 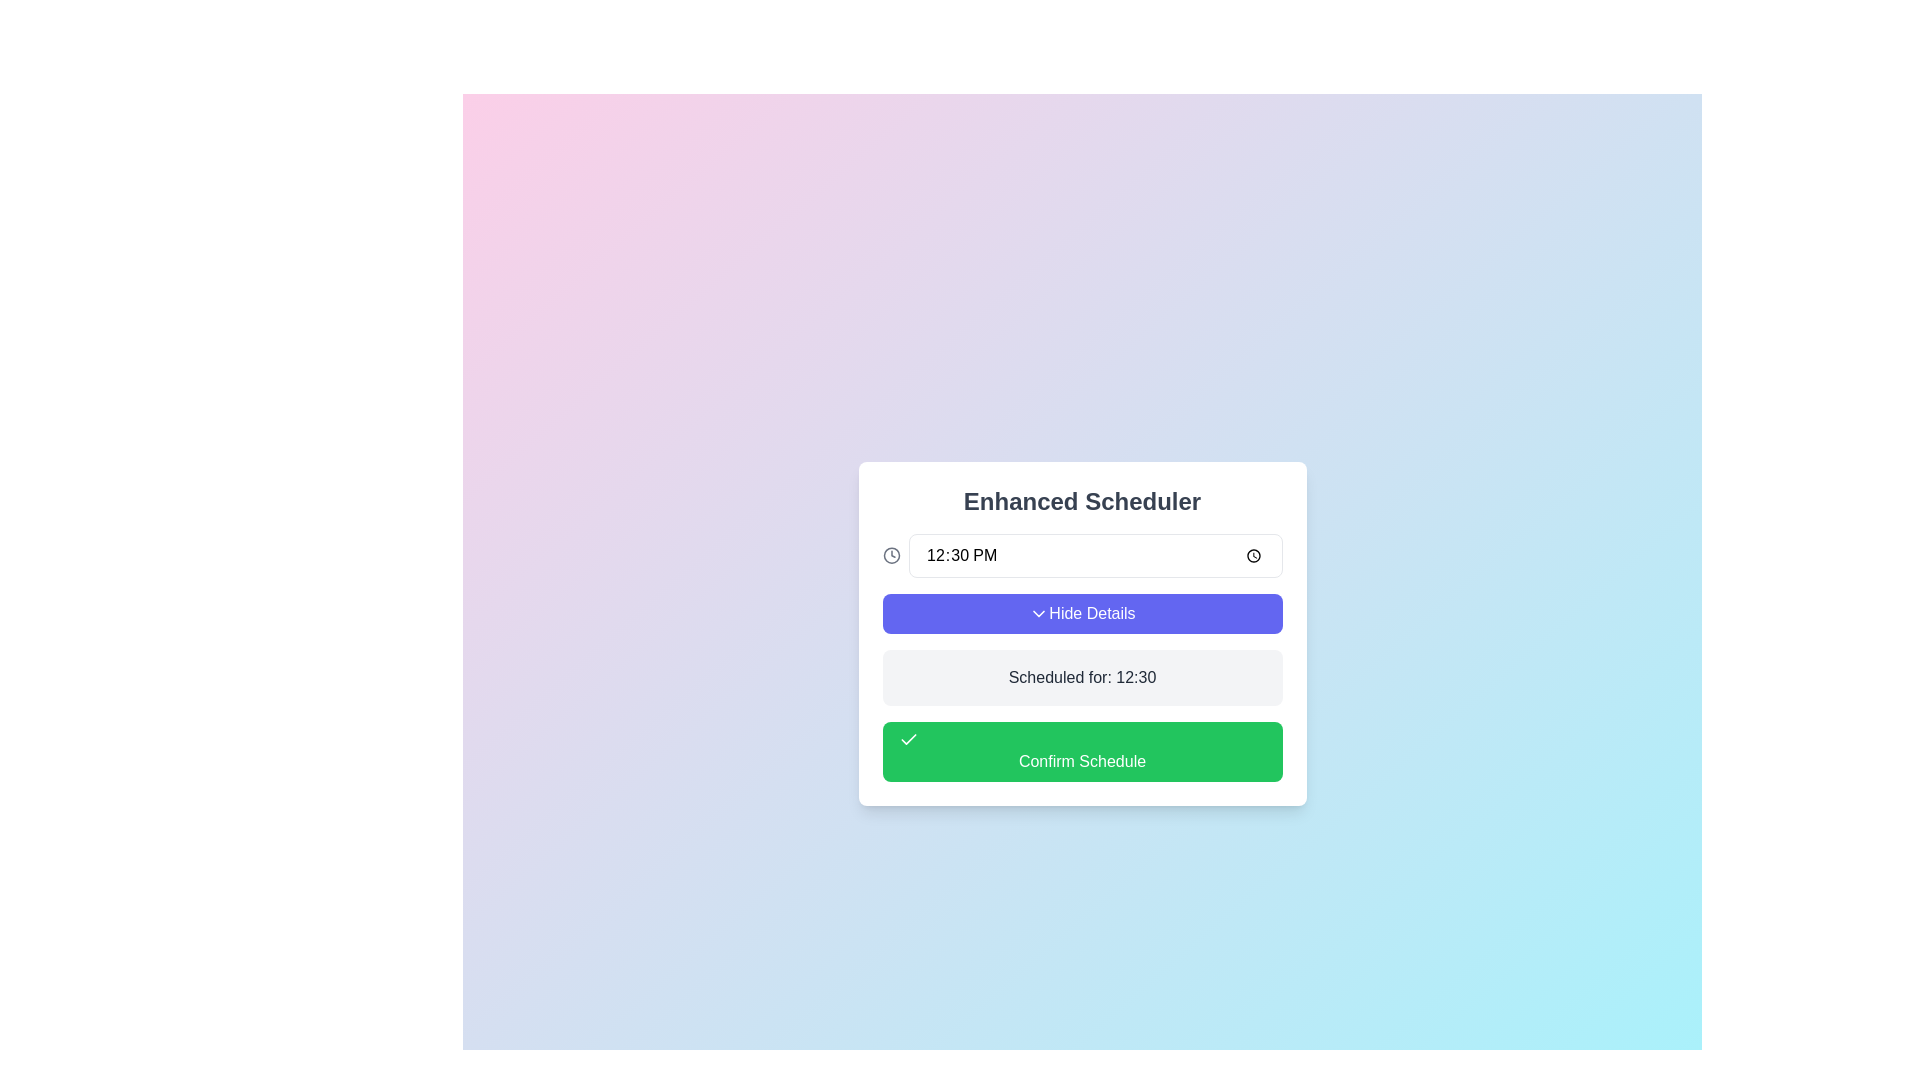 What do you see at coordinates (907, 739) in the screenshot?
I see `the green button labeled 'Confirm Schedule' which contains the checkmark icon by moving the cursor to its center point` at bounding box center [907, 739].